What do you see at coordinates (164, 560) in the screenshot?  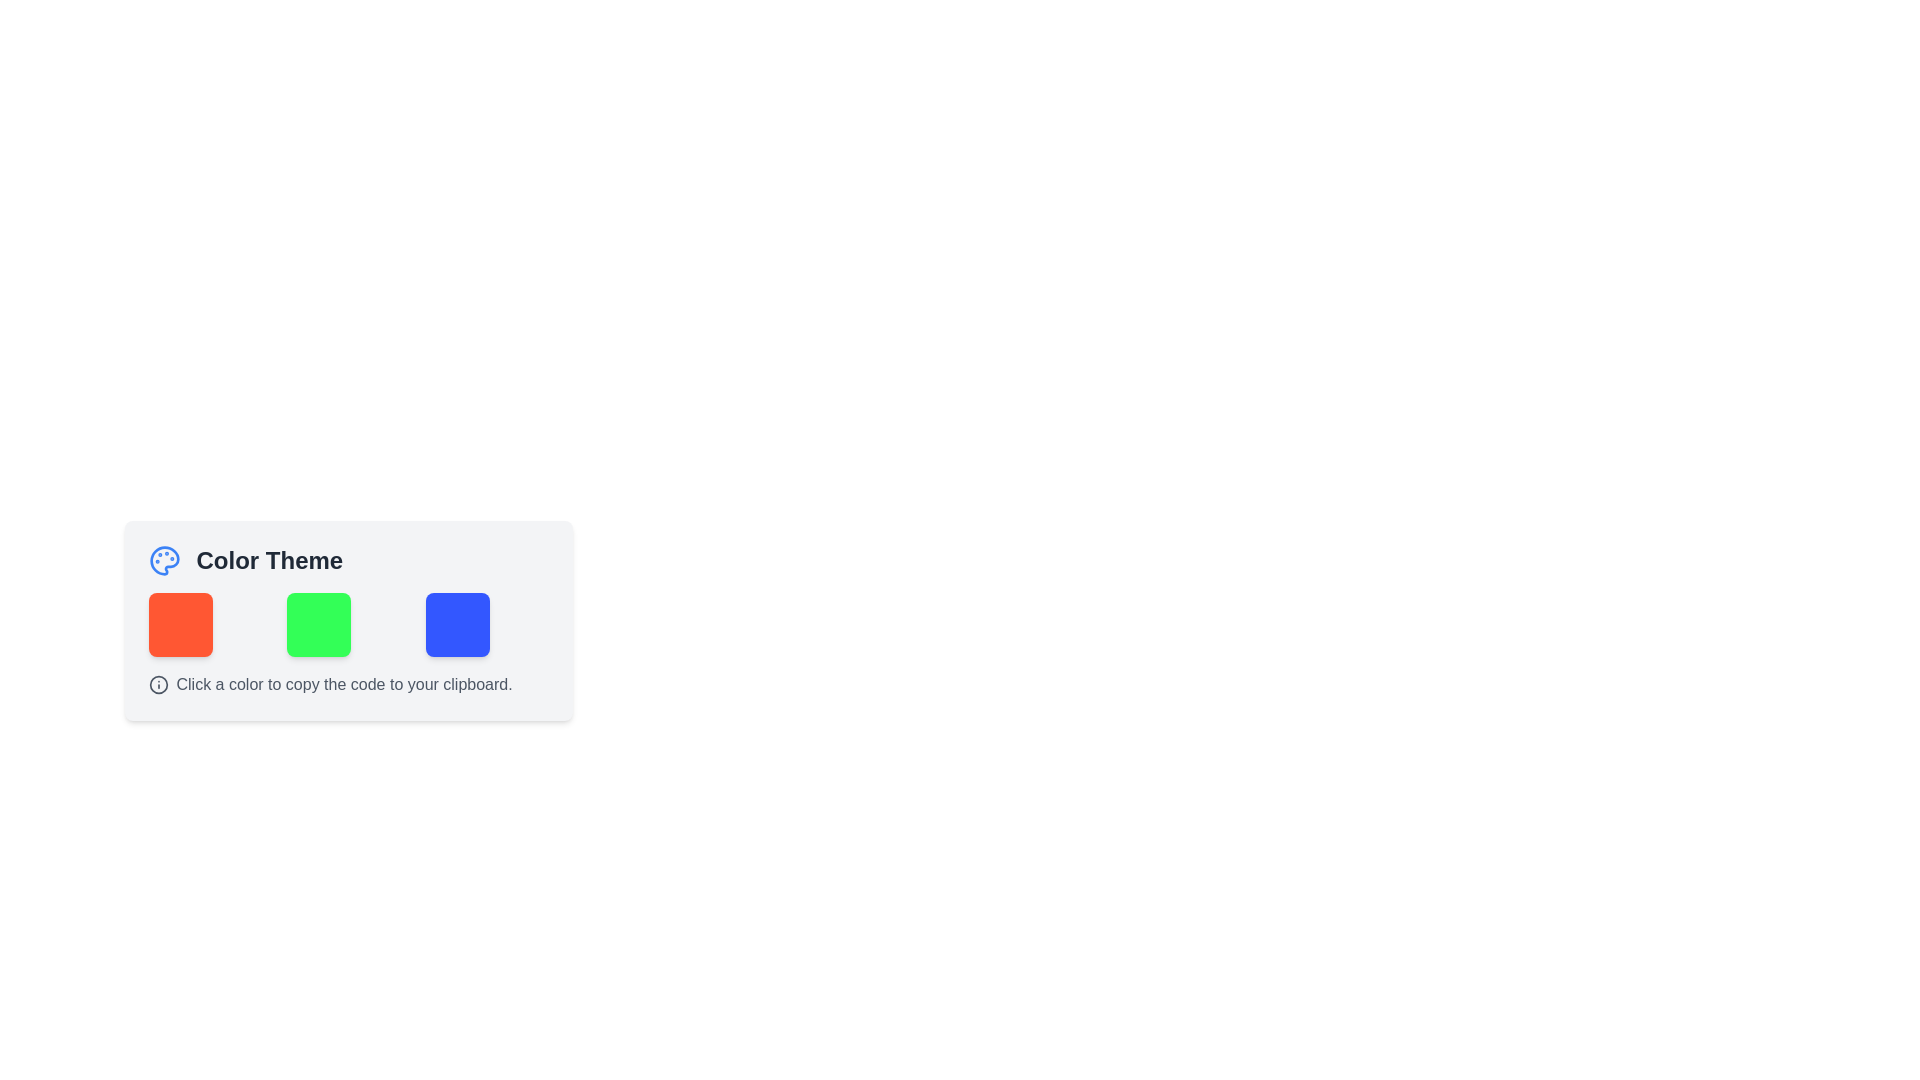 I see `the decorative icon resembling a painter's palette, which is located in the top left corner of the 'Color Theme' section, before the label 'Color Theme'` at bounding box center [164, 560].